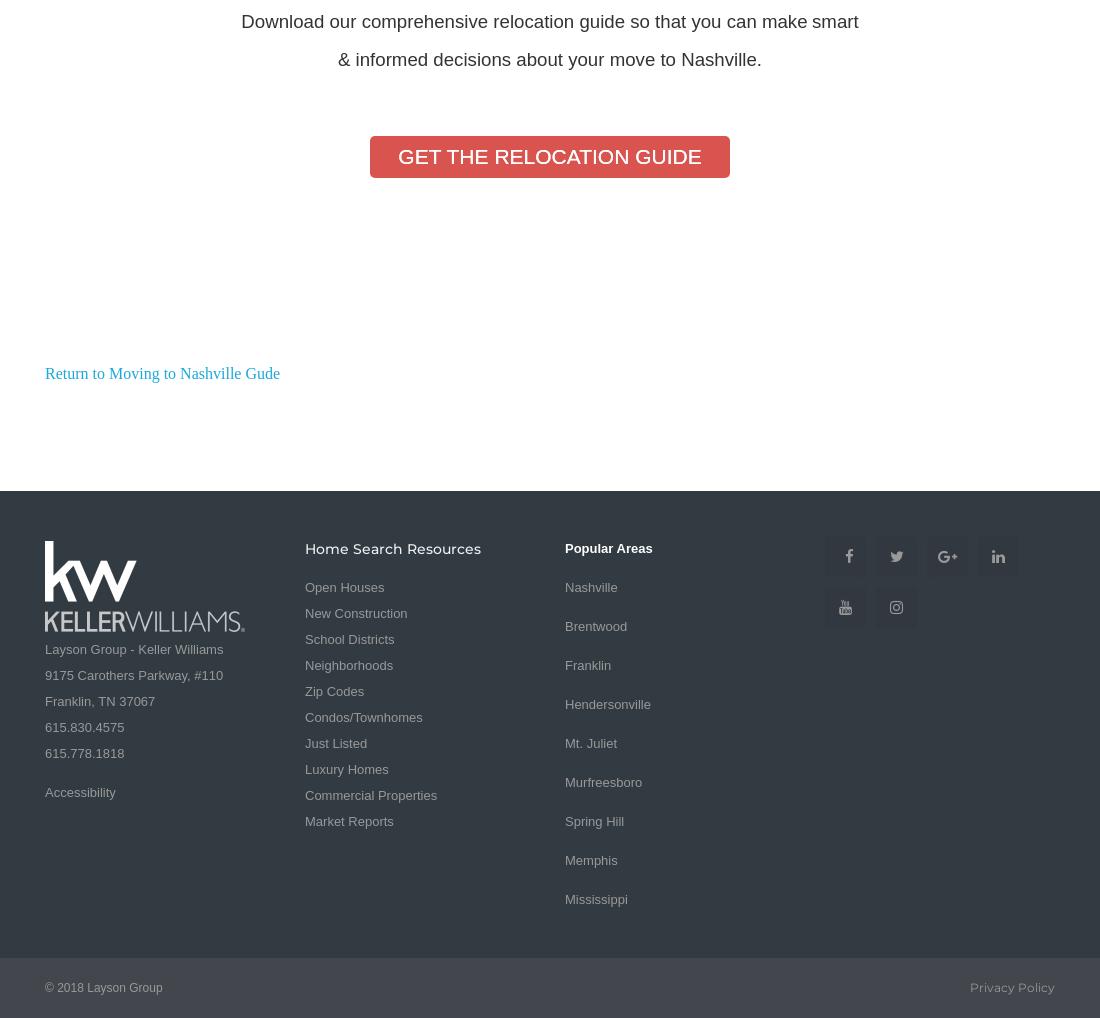 Image resolution: width=1100 pixels, height=1018 pixels. What do you see at coordinates (335, 741) in the screenshot?
I see `'Just Listed'` at bounding box center [335, 741].